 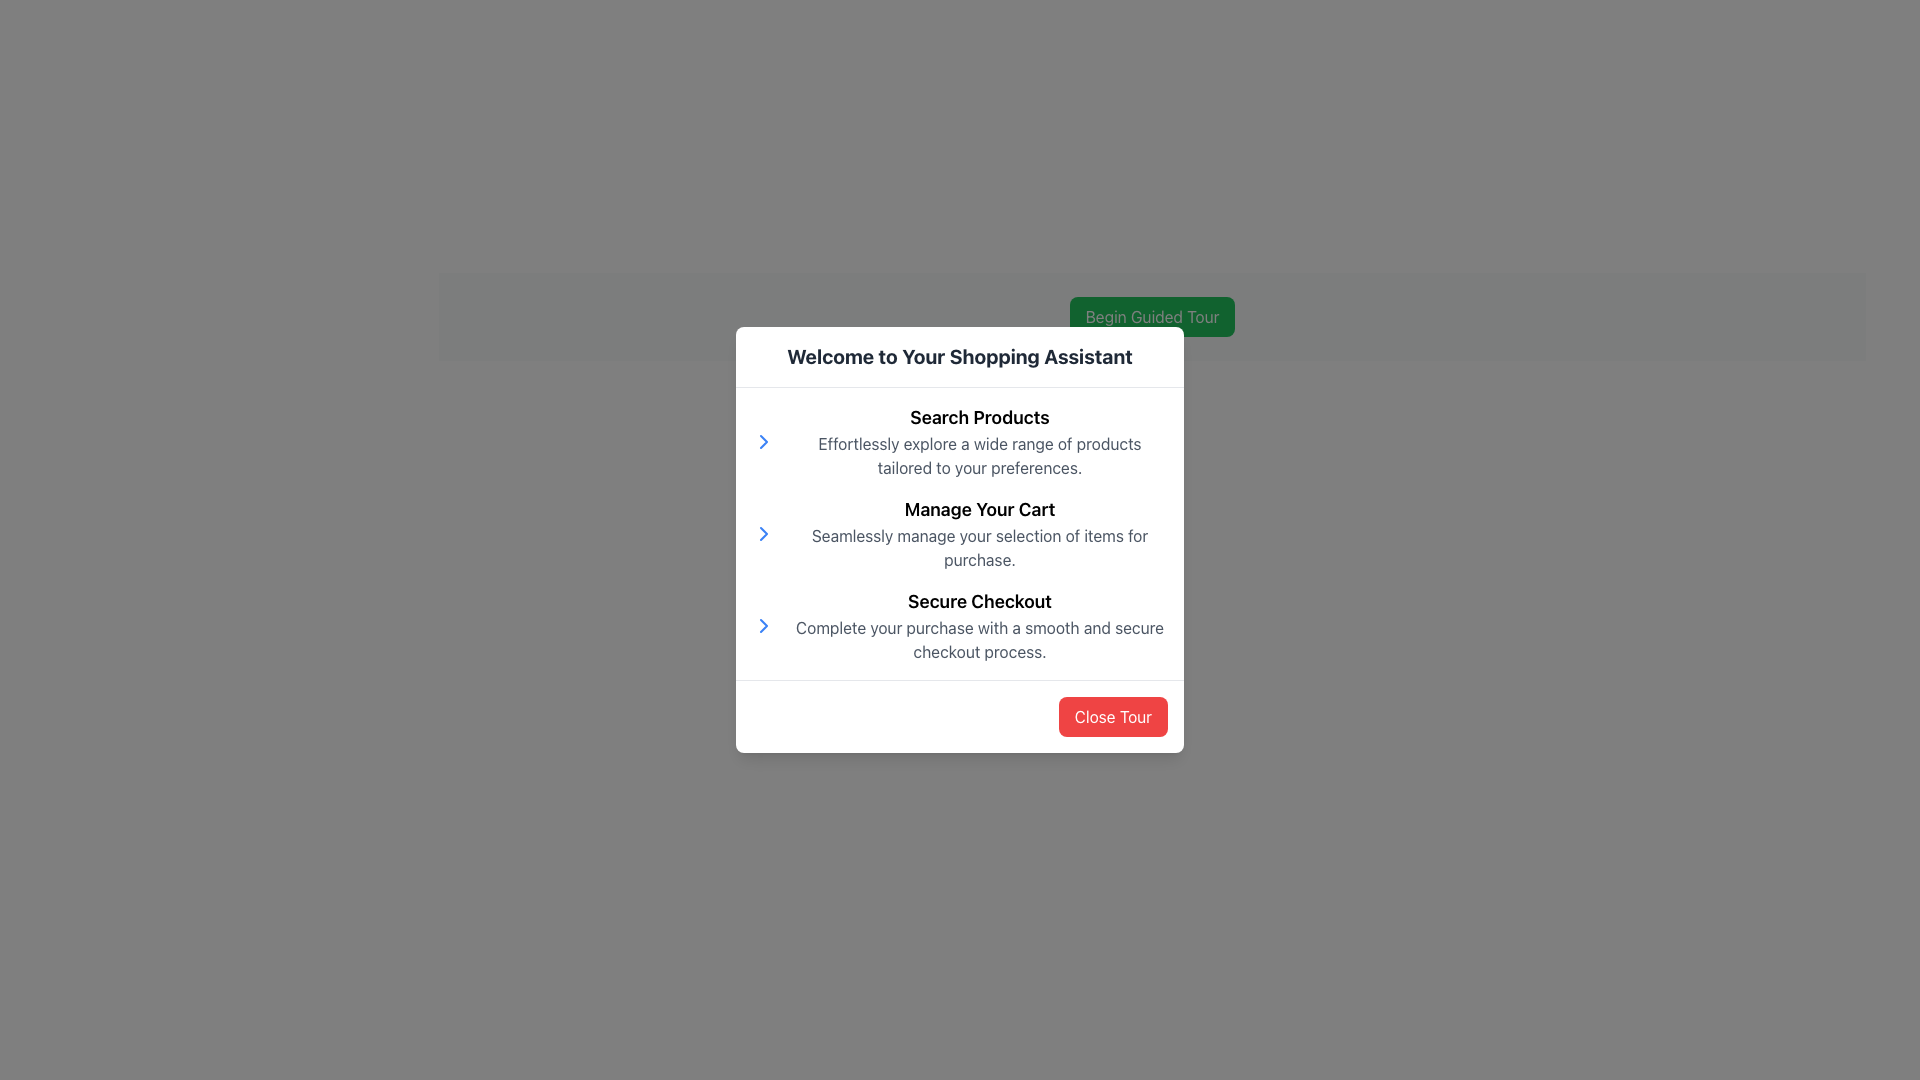 What do you see at coordinates (762, 441) in the screenshot?
I see `the chevron icon located to the immediate left of the 'Search Products' text in the modal window` at bounding box center [762, 441].